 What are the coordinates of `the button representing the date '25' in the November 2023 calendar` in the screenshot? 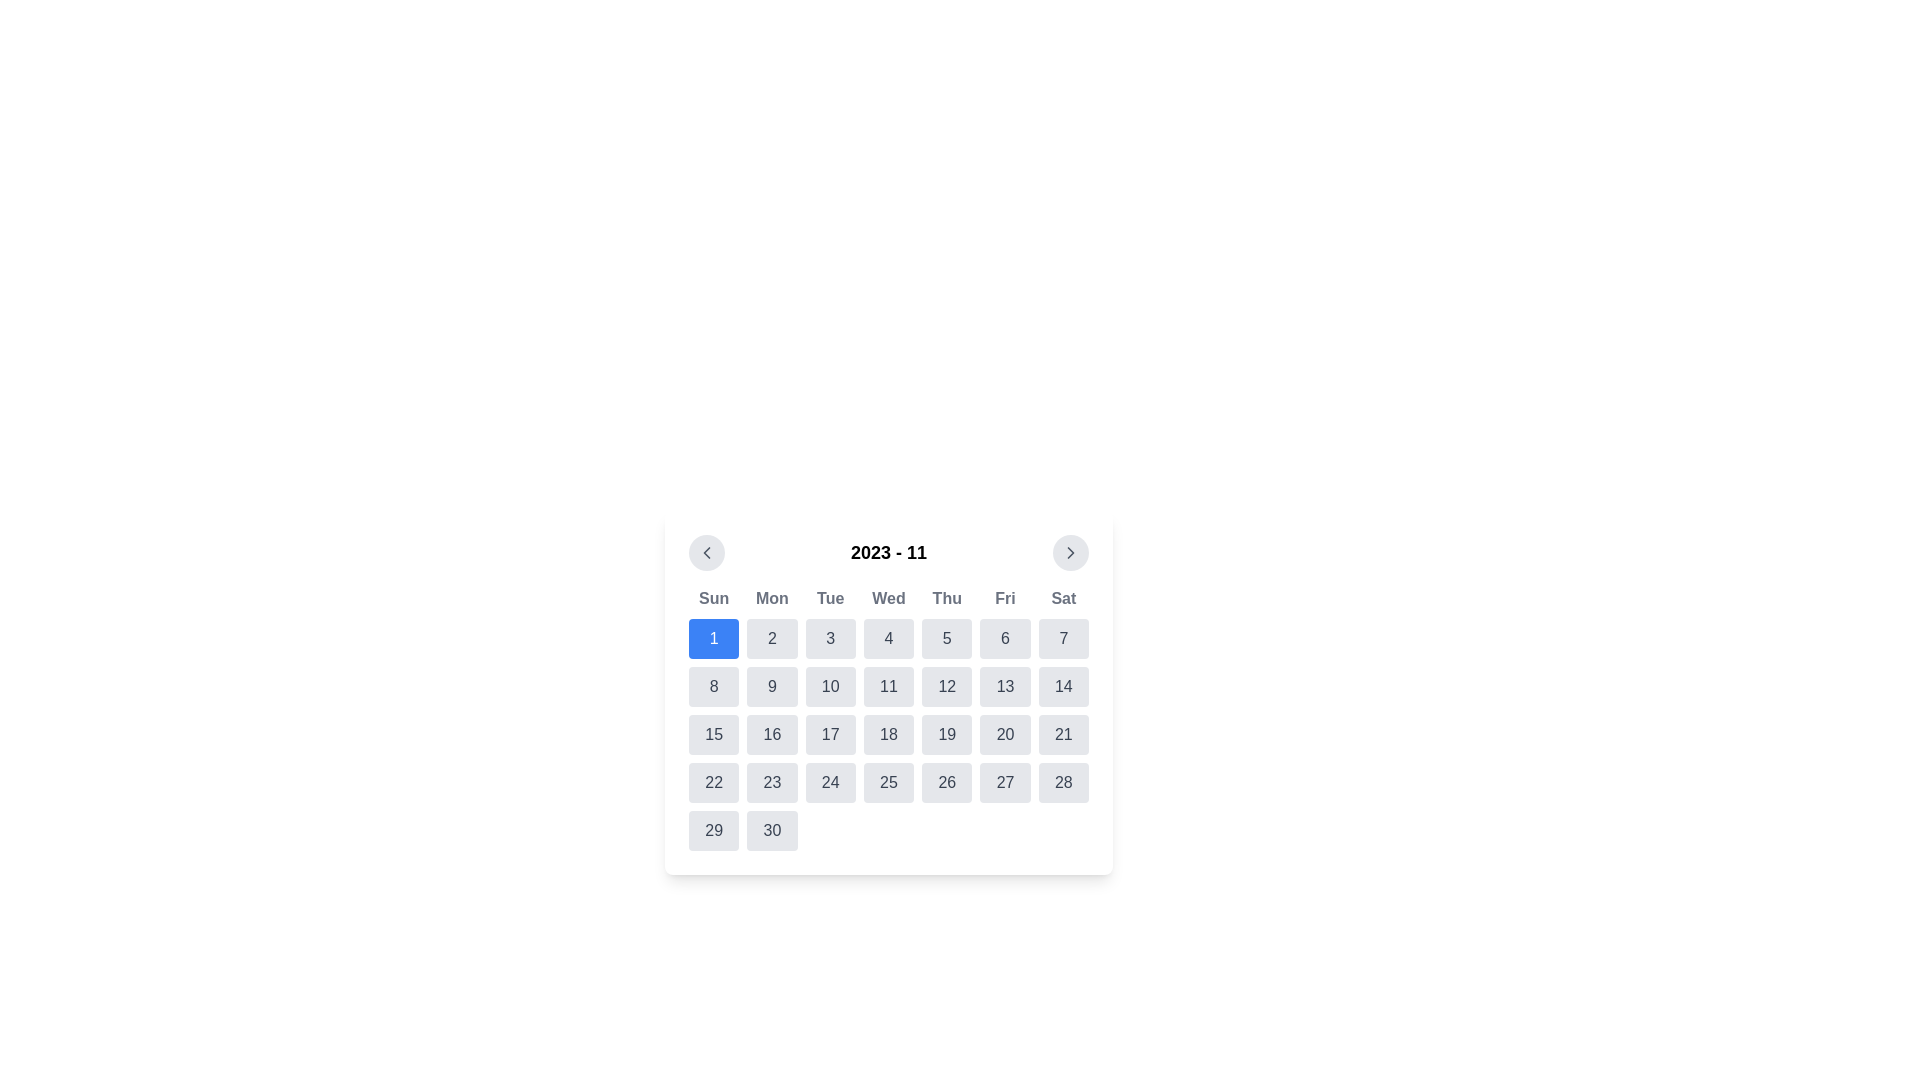 It's located at (887, 782).